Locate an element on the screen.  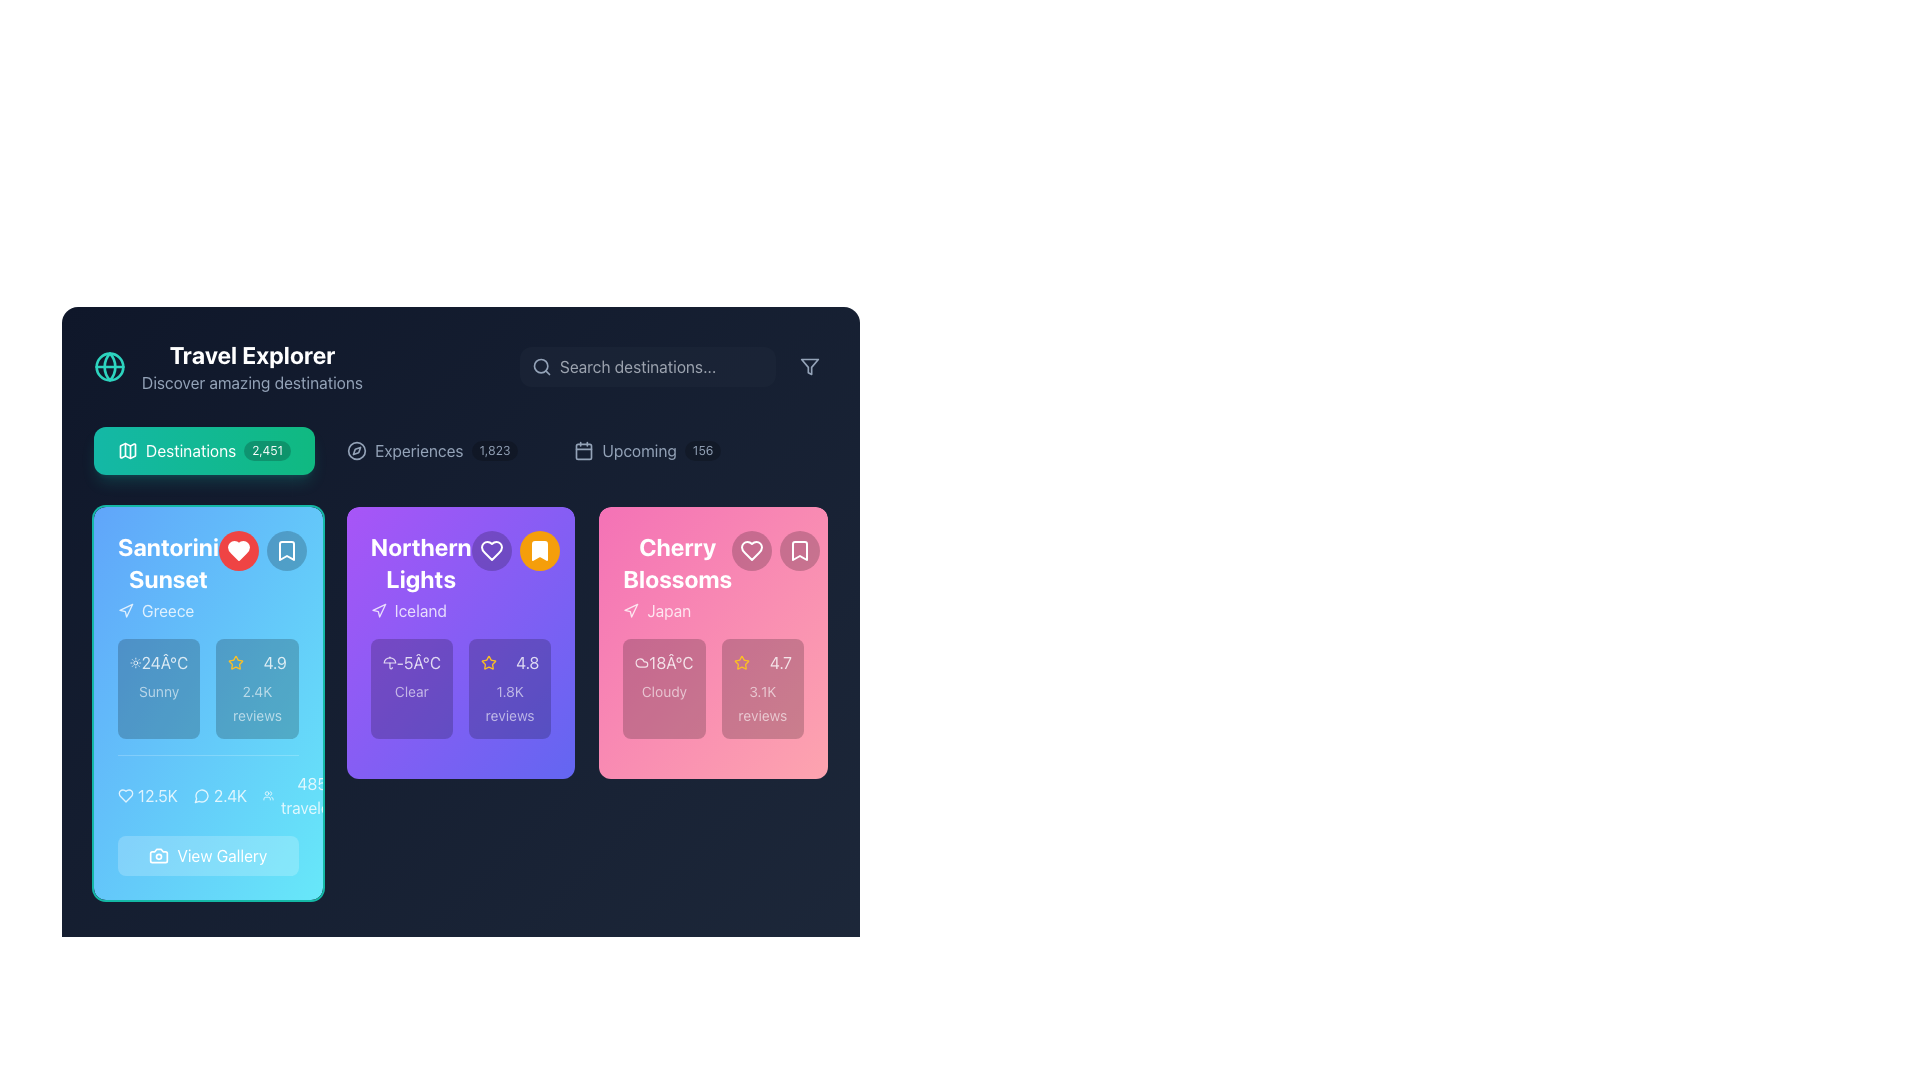
the Rating indicator element, which displays a star icon followed by the text '4.9' in a semi-transparent white color, located in the 'Santorini Sunset' card near the bottom-left corner, above the '2.4K reviews' text is located at coordinates (256, 663).